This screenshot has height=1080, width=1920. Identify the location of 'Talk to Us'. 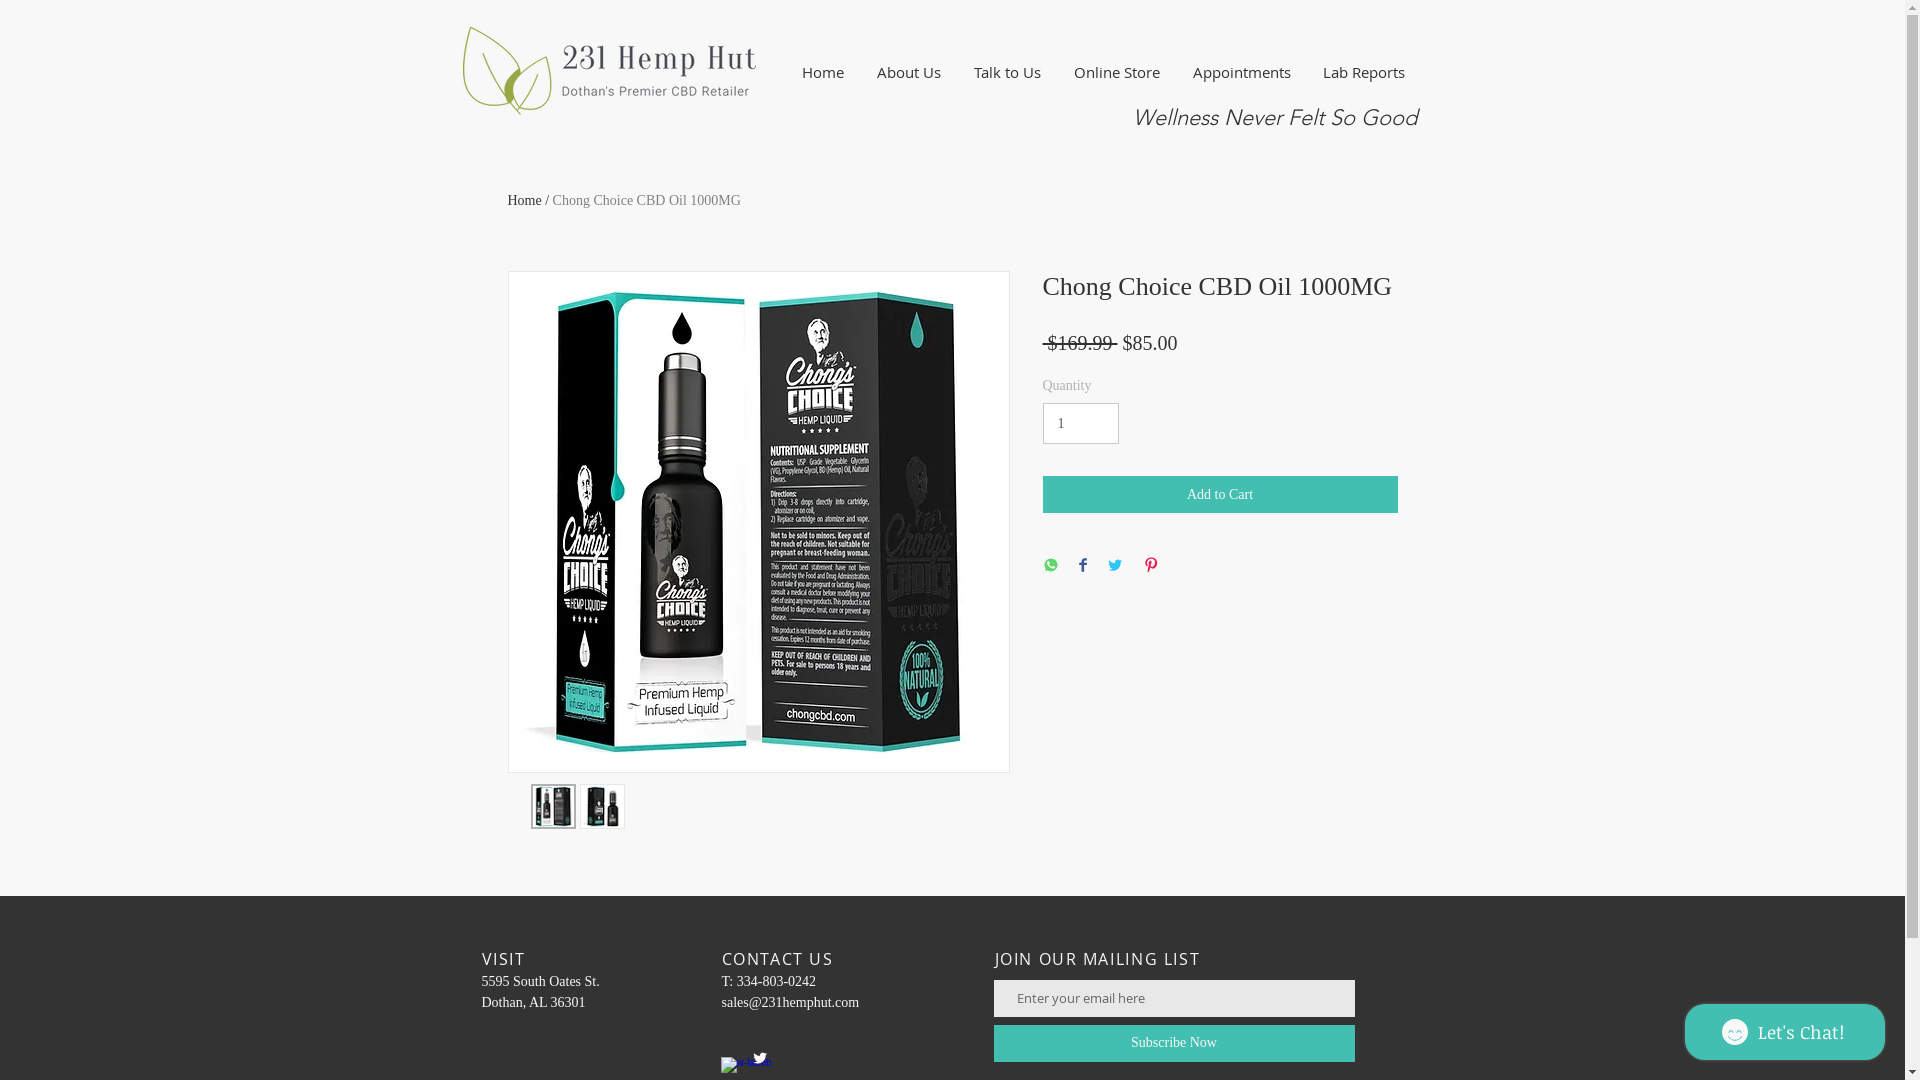
(957, 71).